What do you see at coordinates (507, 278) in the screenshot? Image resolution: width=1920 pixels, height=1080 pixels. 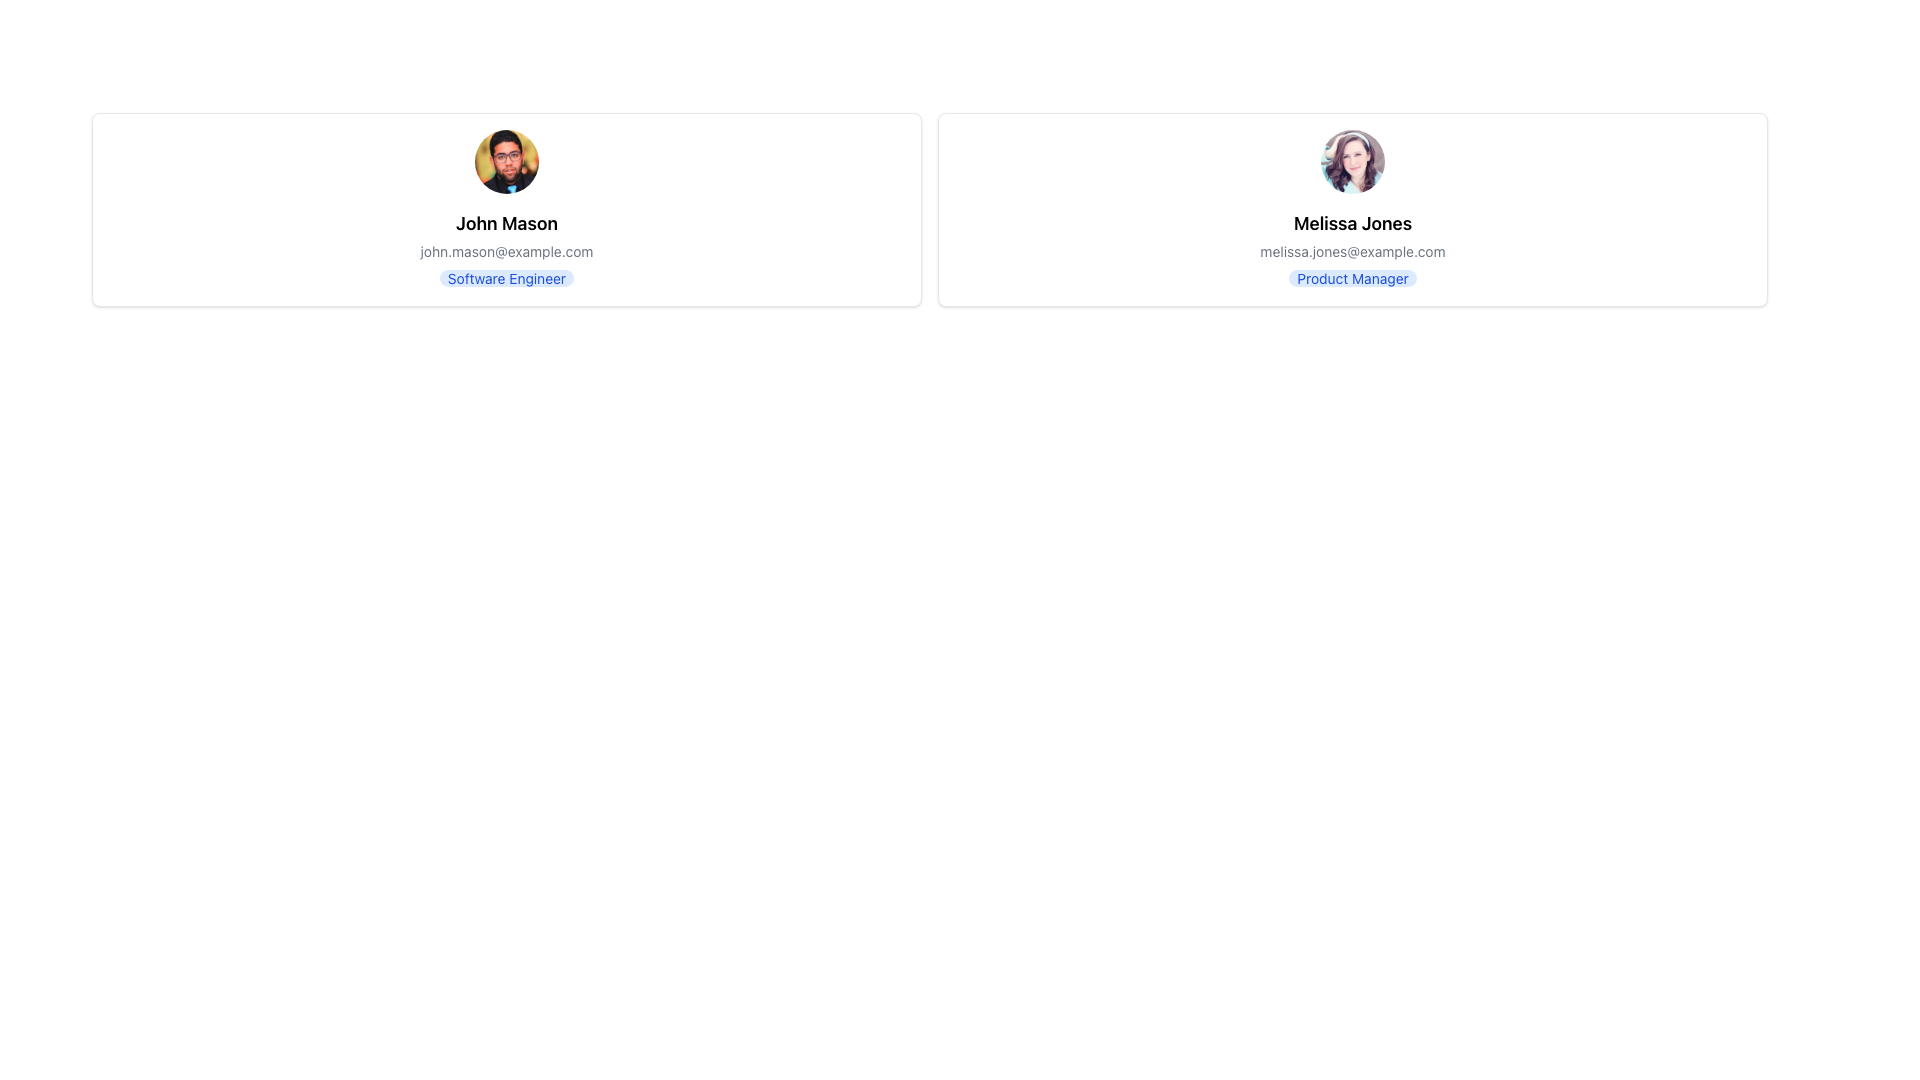 I see `the non-interactive label displaying the job title for John Mason, located below the email 'john.mason@example.com'` at bounding box center [507, 278].